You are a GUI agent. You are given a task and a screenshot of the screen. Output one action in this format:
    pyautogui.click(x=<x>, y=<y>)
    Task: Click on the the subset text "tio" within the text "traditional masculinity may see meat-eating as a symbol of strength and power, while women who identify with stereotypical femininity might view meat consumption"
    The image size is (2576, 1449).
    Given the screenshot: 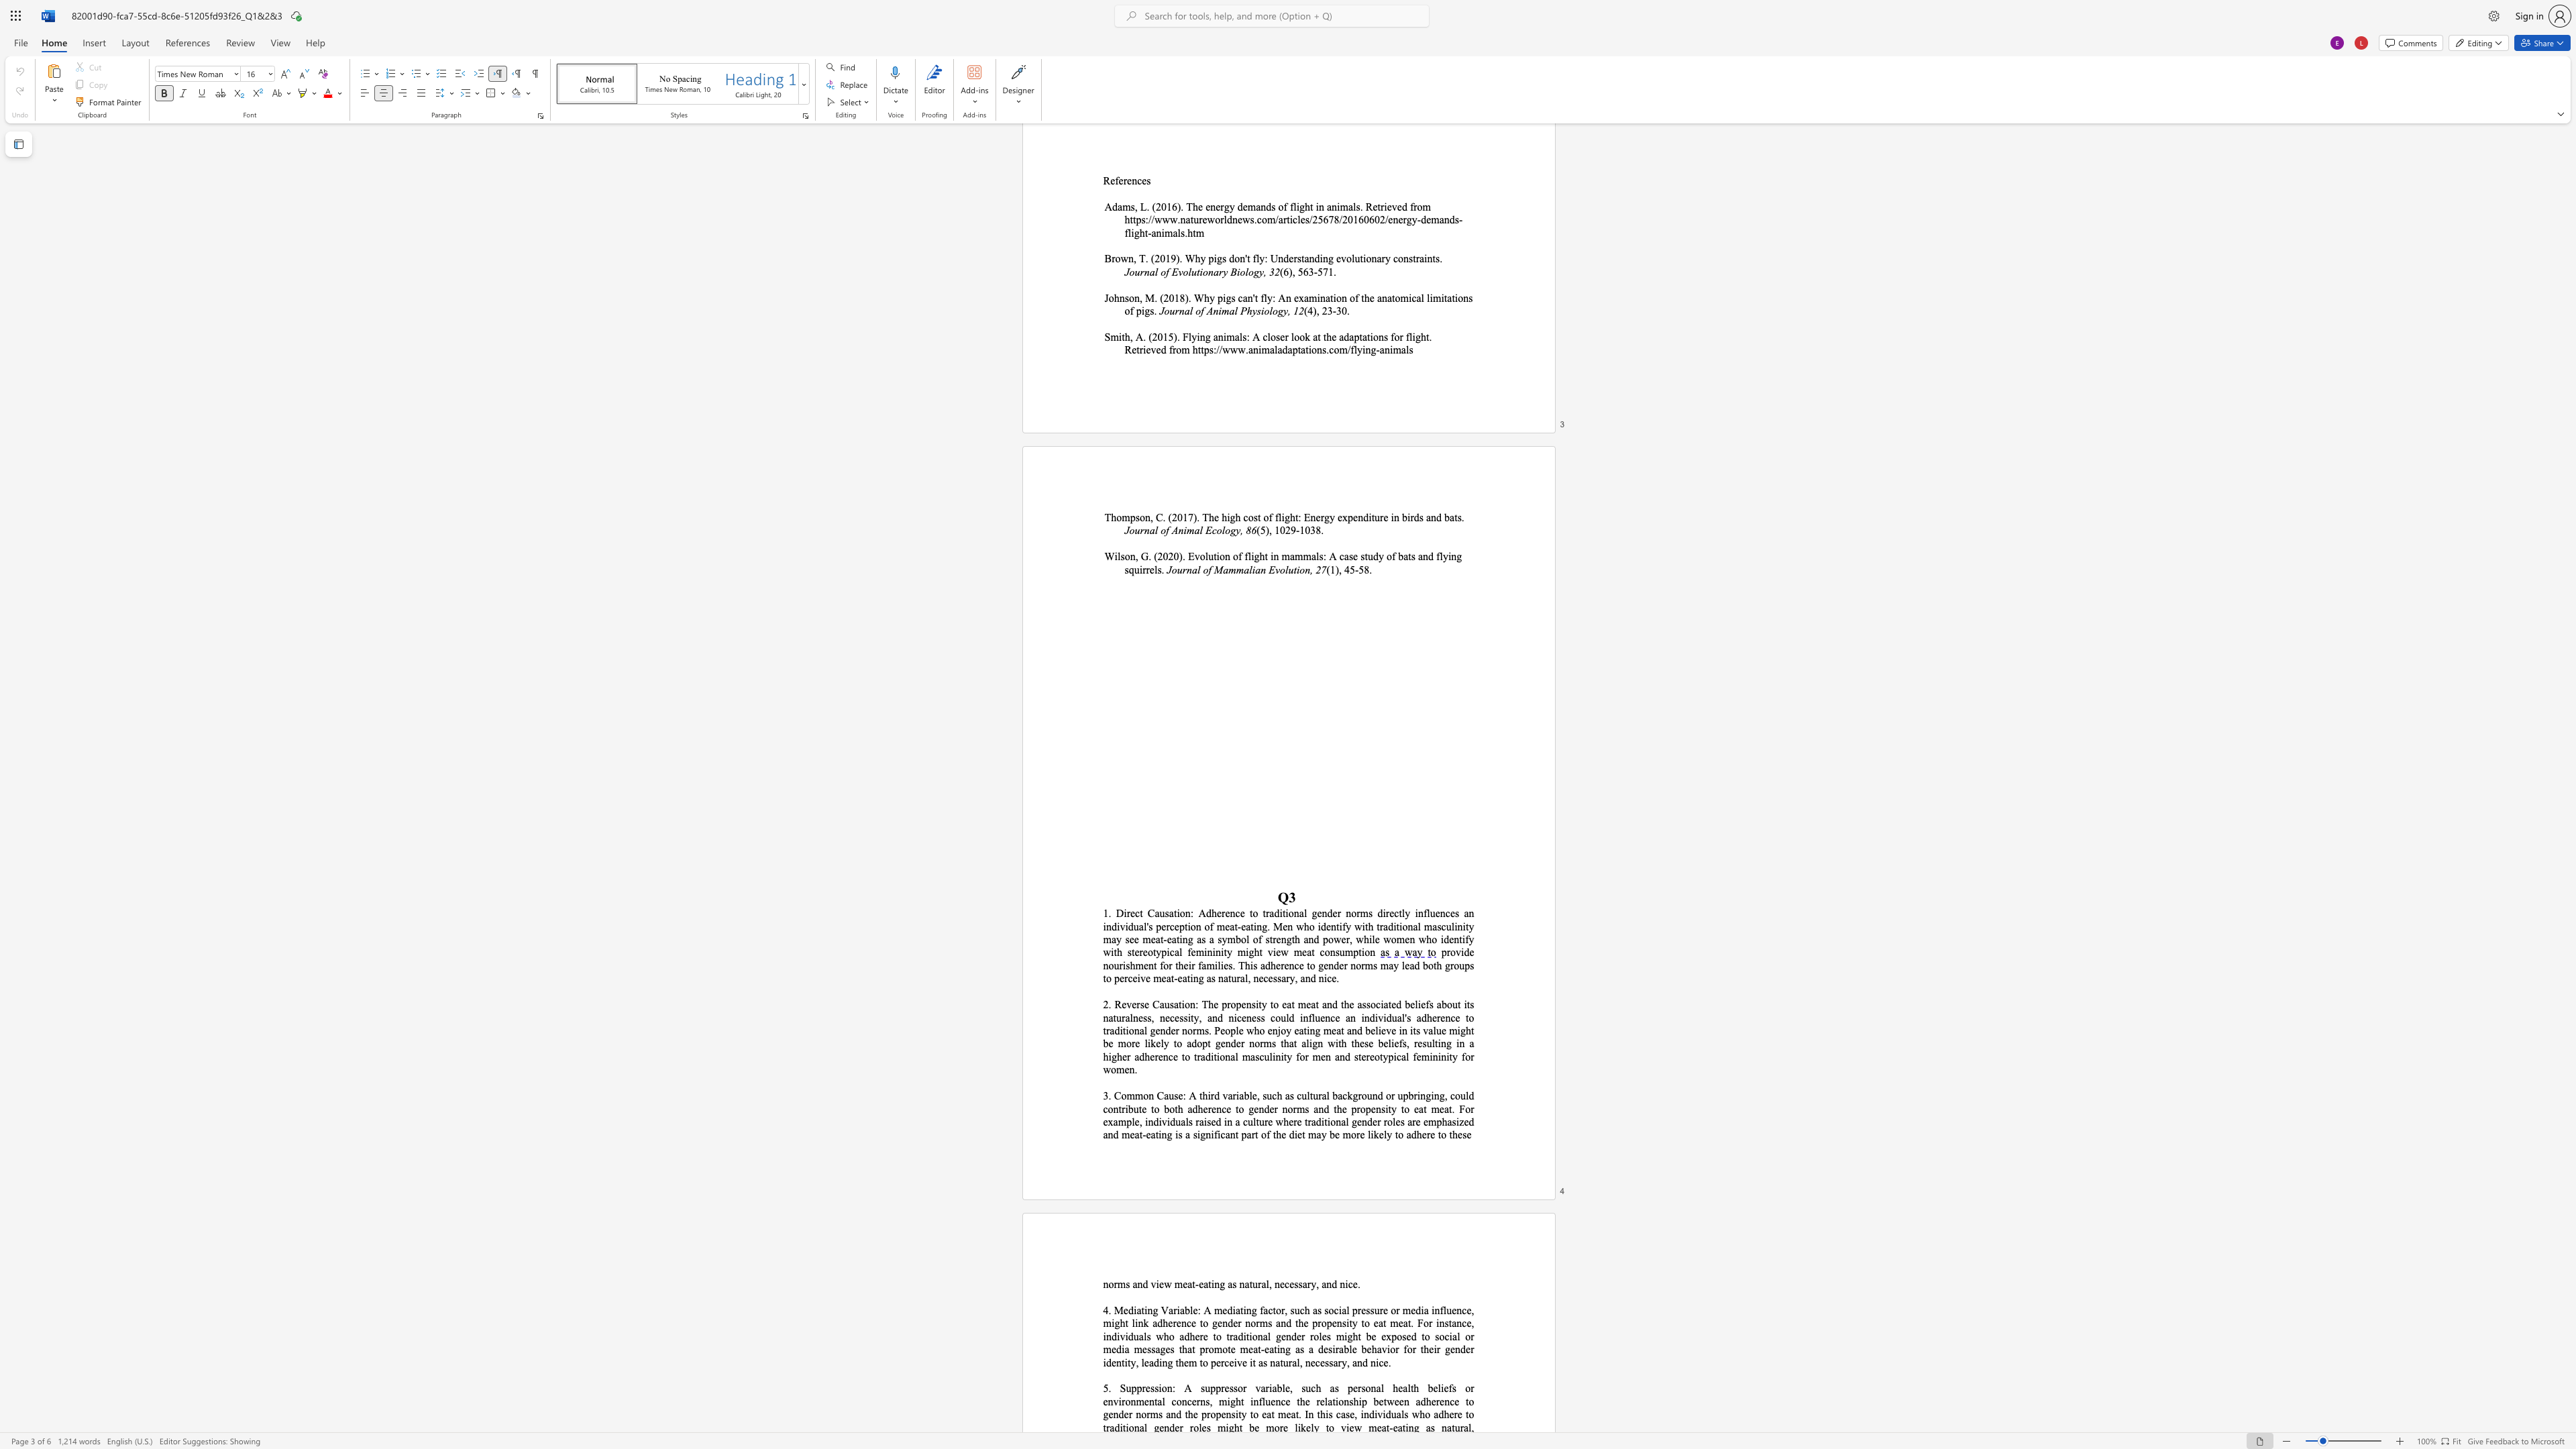 What is the action you would take?
    pyautogui.click(x=1357, y=951)
    